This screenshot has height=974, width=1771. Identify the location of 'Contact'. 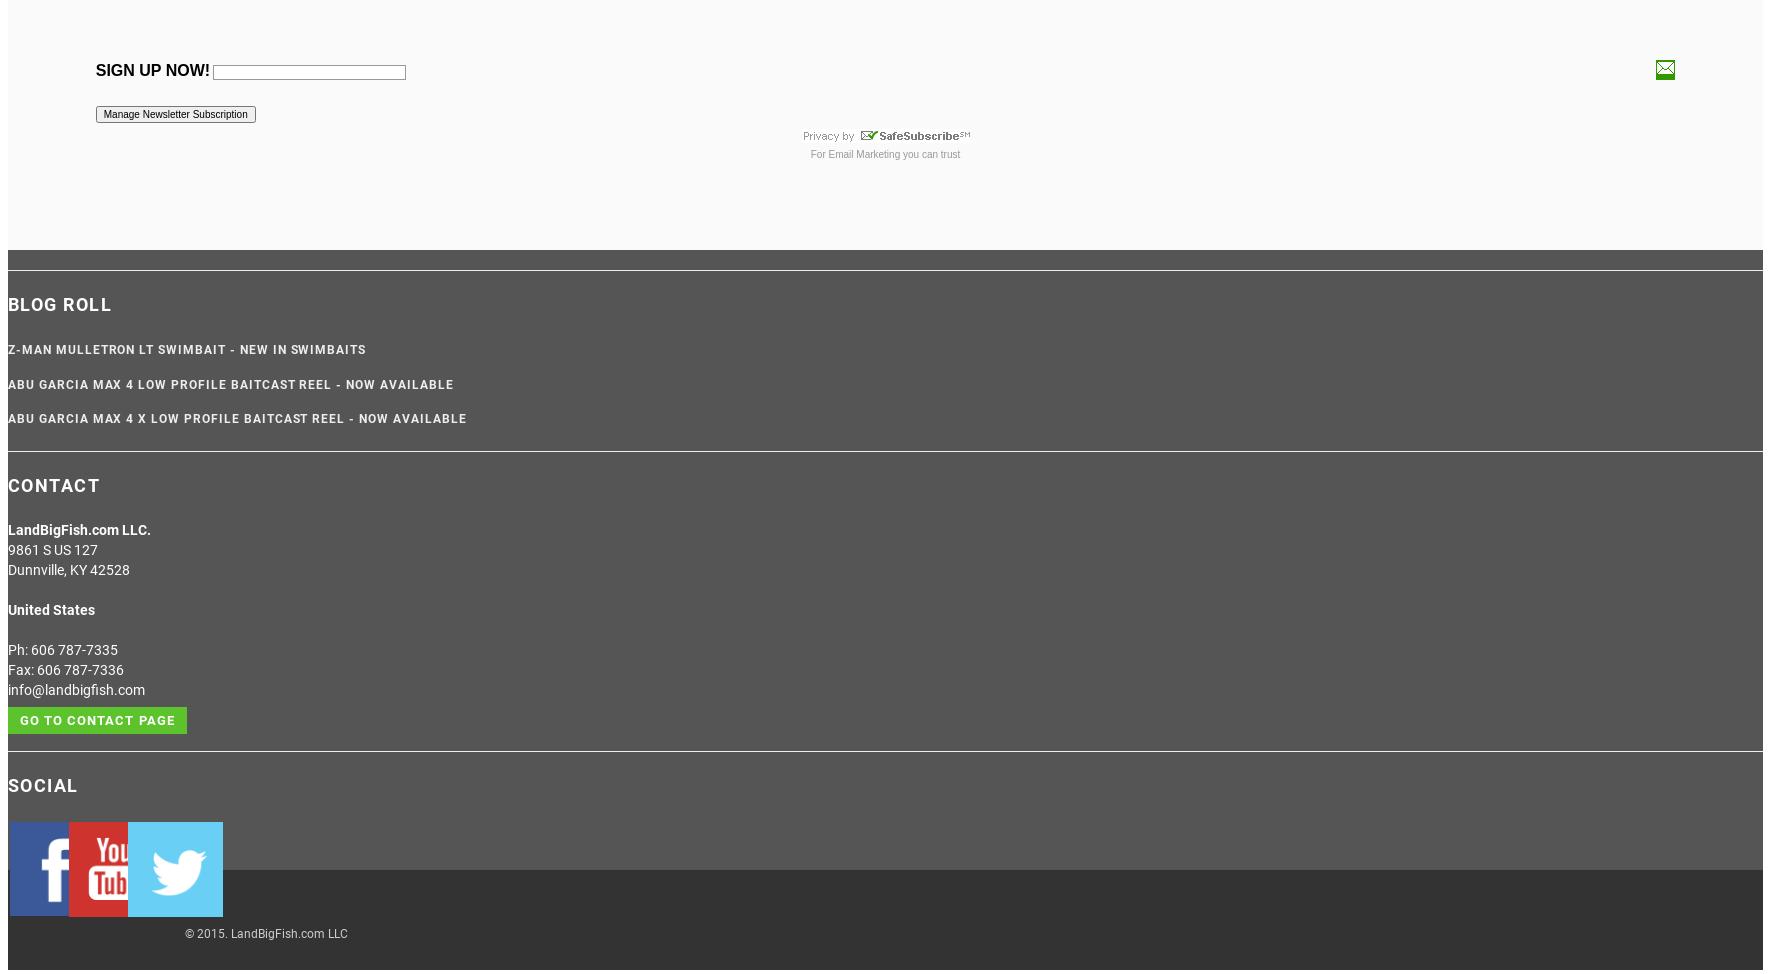
(53, 484).